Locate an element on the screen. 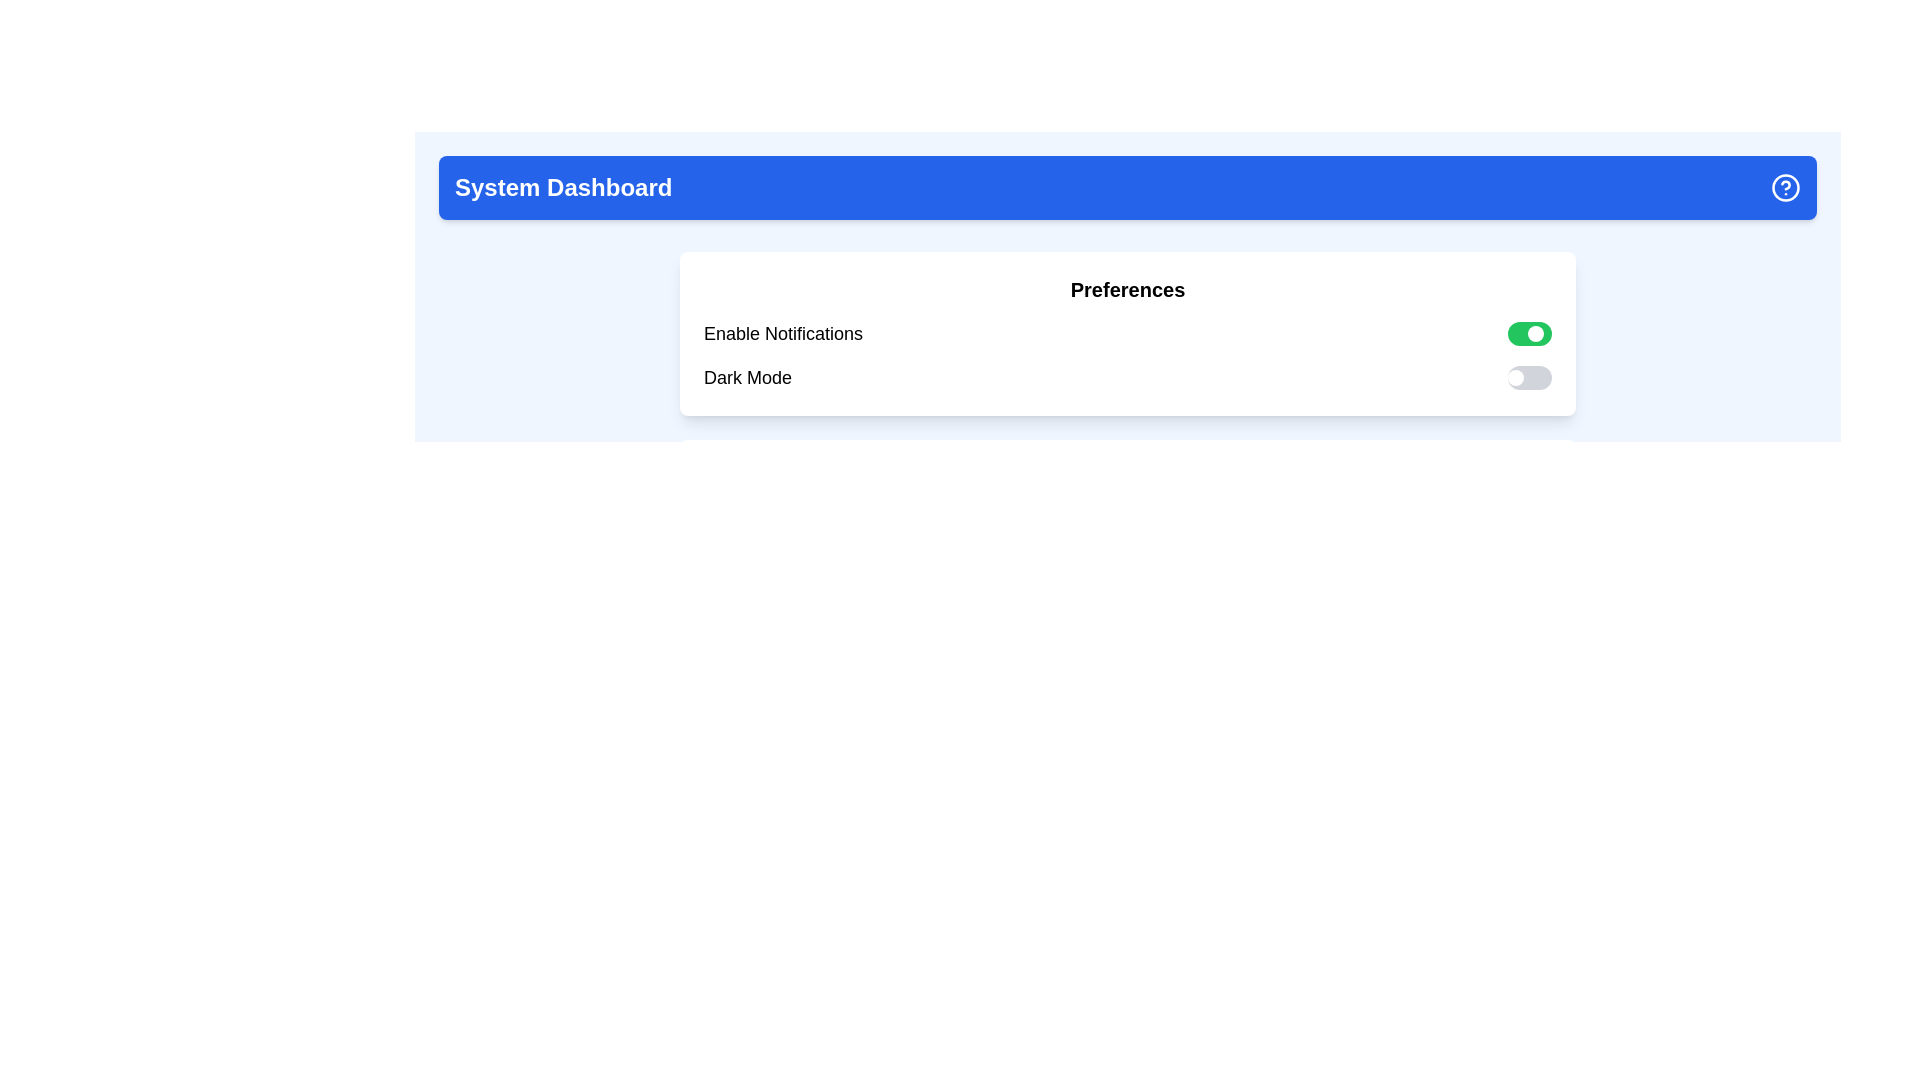  the toggle switch for 'Dark Mode' to change its state, located to the right of the 'Dark Mode' text label in the preferences panel is located at coordinates (1529, 378).